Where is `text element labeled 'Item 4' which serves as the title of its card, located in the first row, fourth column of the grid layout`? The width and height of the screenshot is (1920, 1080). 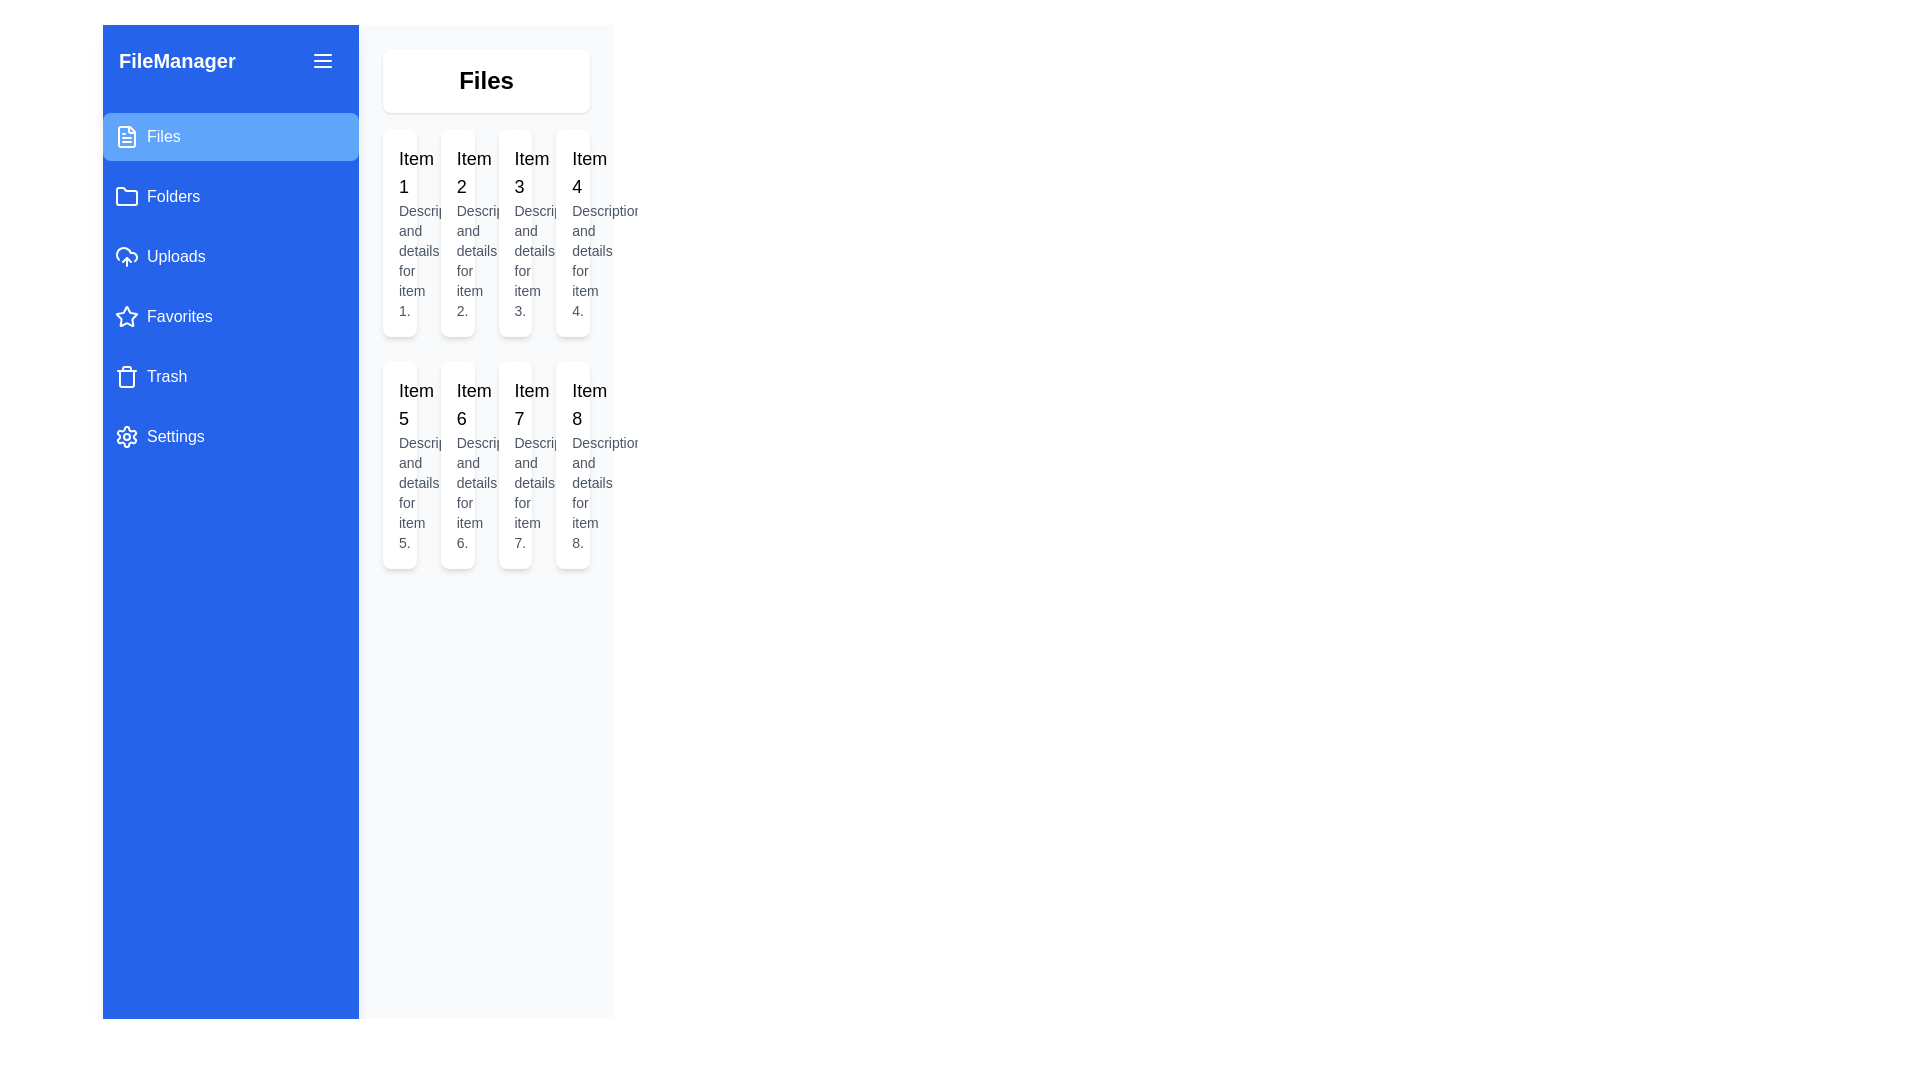 text element labeled 'Item 4' which serves as the title of its card, located in the first row, fourth column of the grid layout is located at coordinates (572, 172).